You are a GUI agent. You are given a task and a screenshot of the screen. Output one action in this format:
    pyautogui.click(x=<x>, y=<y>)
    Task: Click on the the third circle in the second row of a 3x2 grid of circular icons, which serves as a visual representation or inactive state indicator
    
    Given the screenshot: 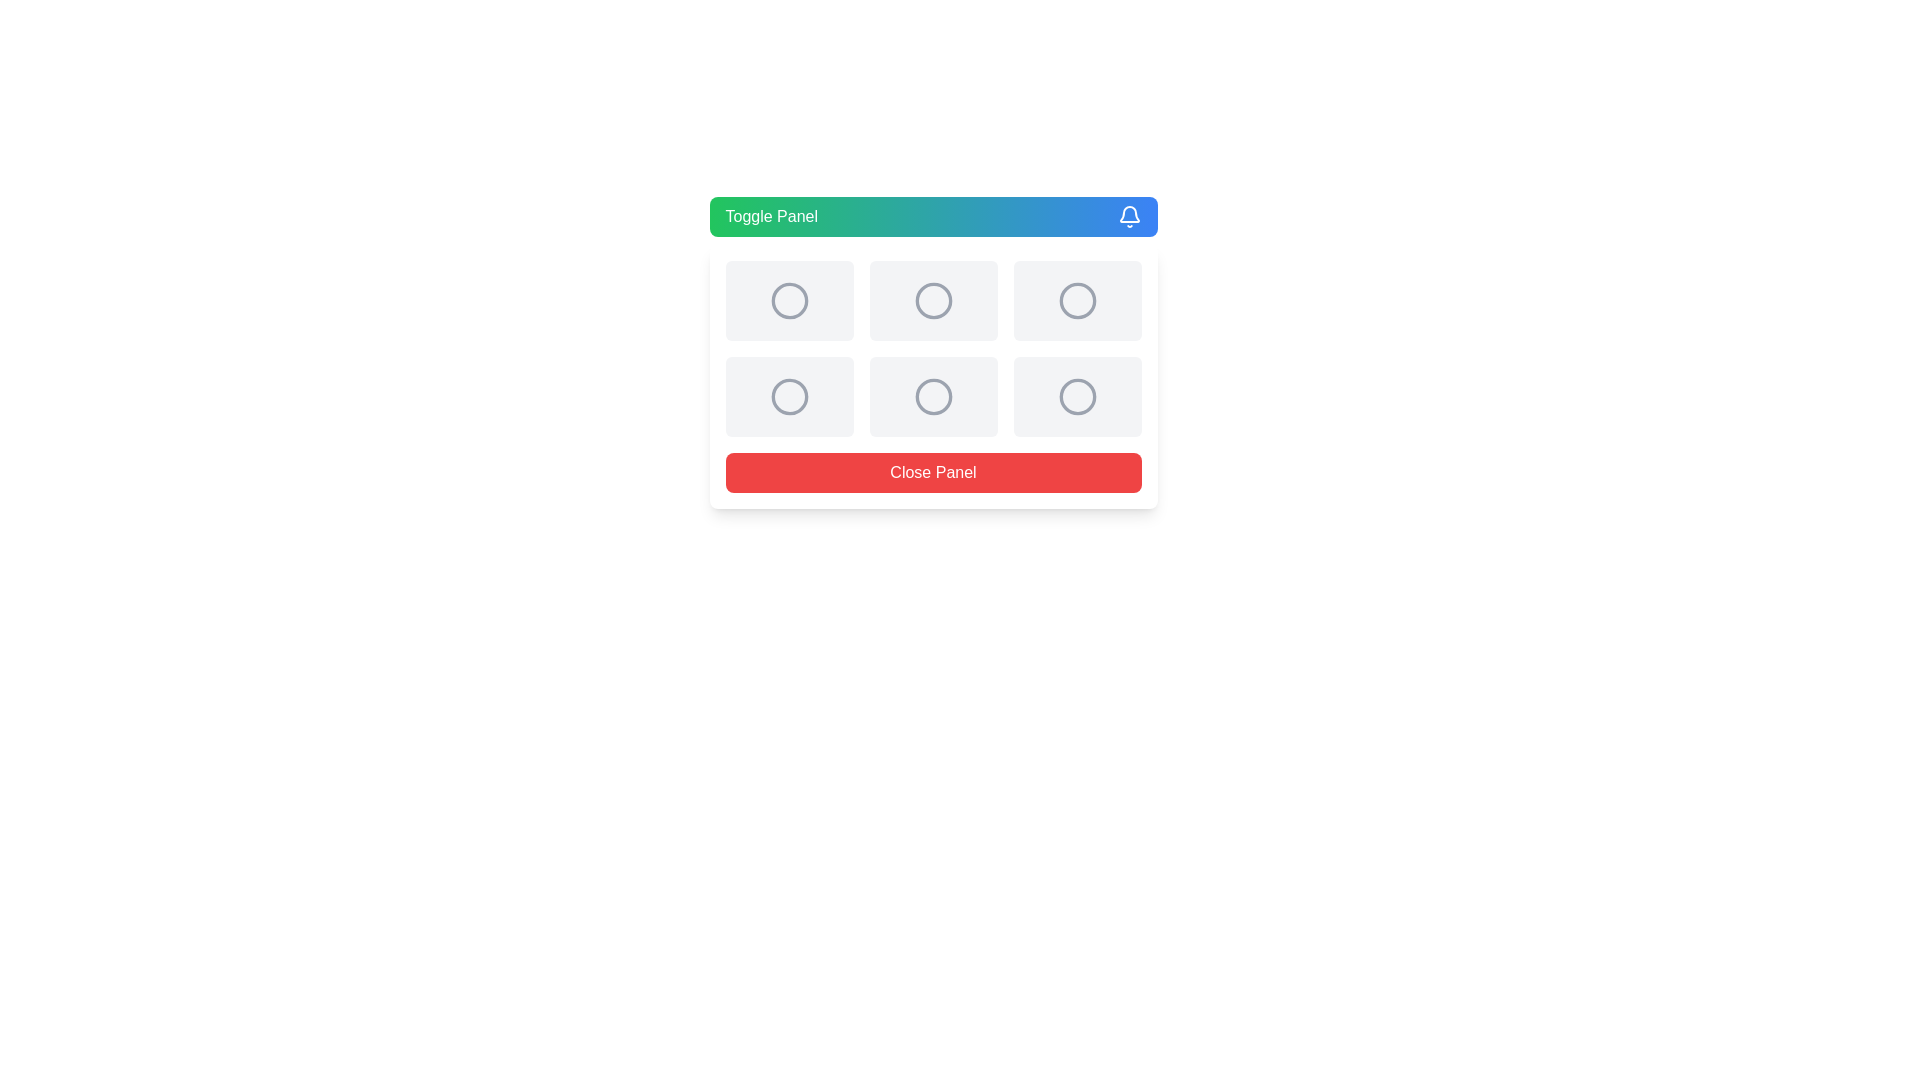 What is the action you would take?
    pyautogui.click(x=932, y=397)
    